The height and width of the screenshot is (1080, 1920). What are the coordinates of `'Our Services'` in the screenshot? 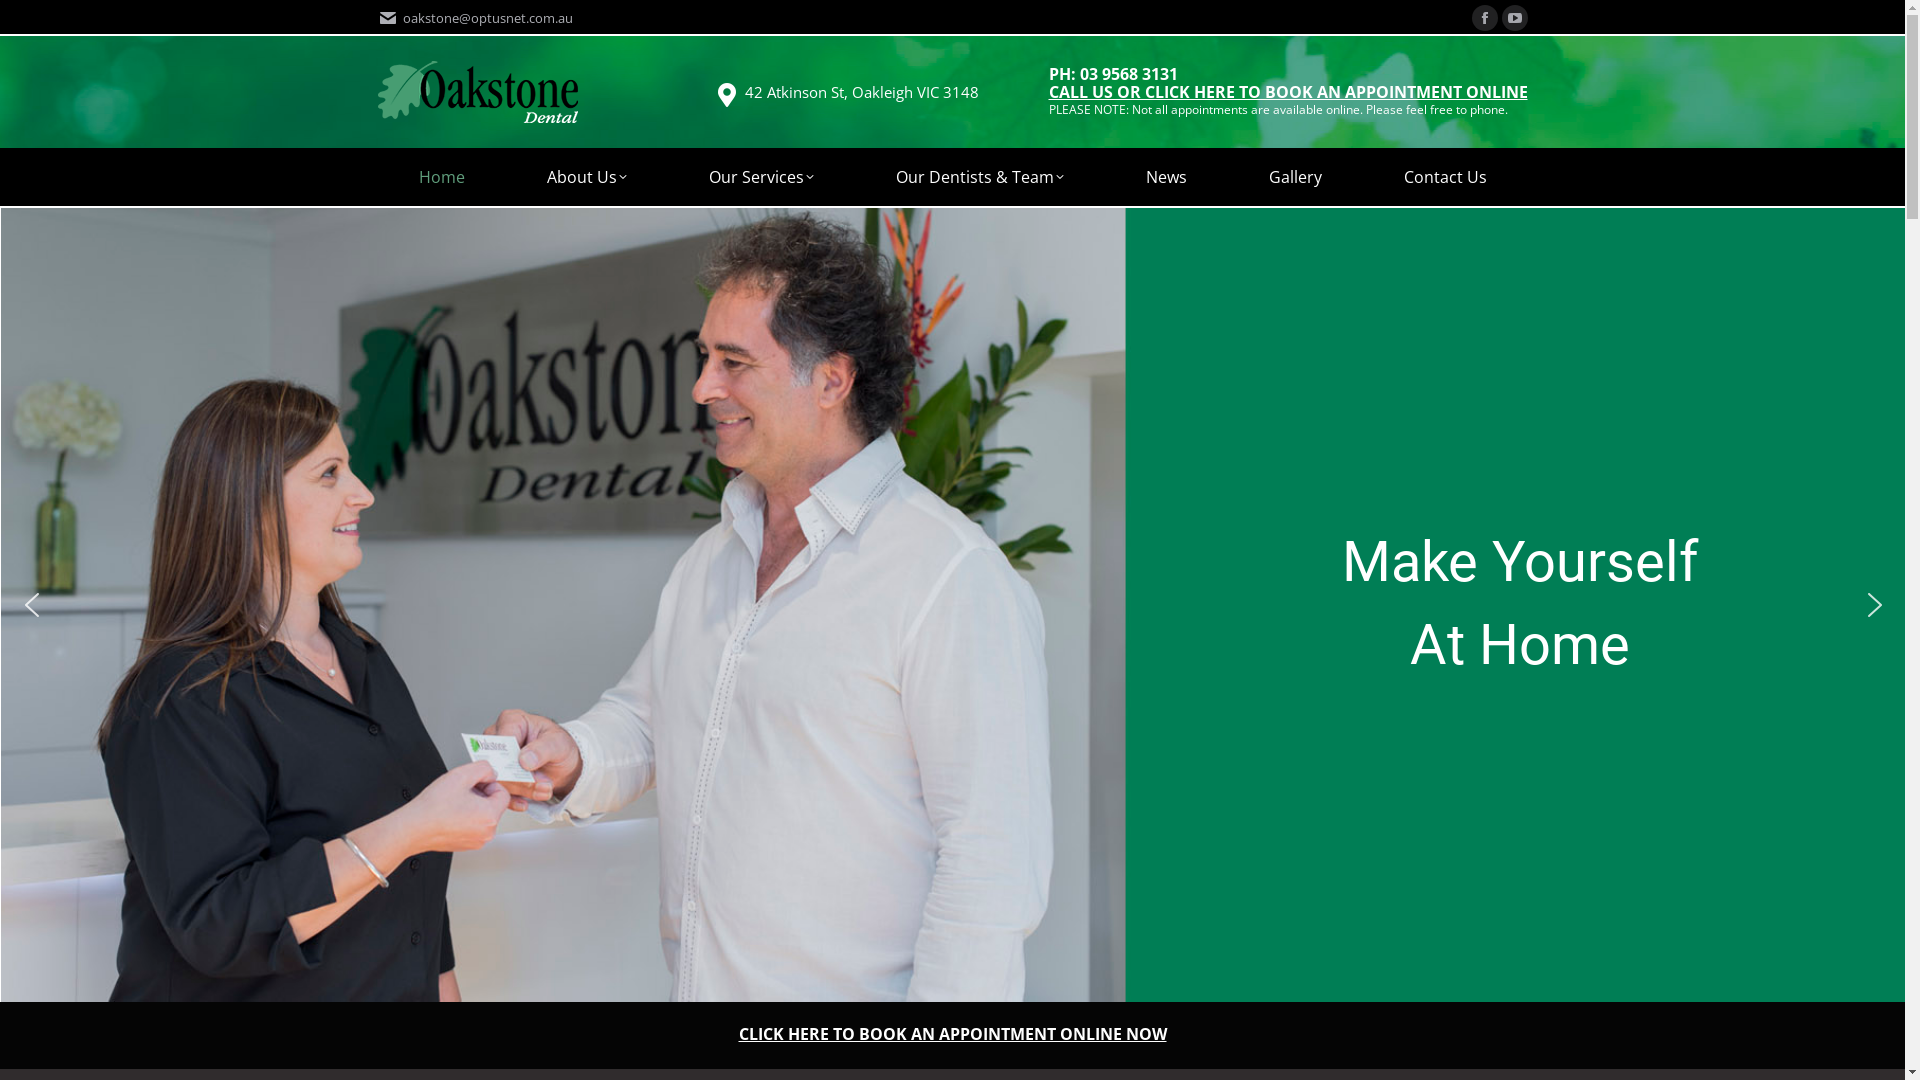 It's located at (760, 176).